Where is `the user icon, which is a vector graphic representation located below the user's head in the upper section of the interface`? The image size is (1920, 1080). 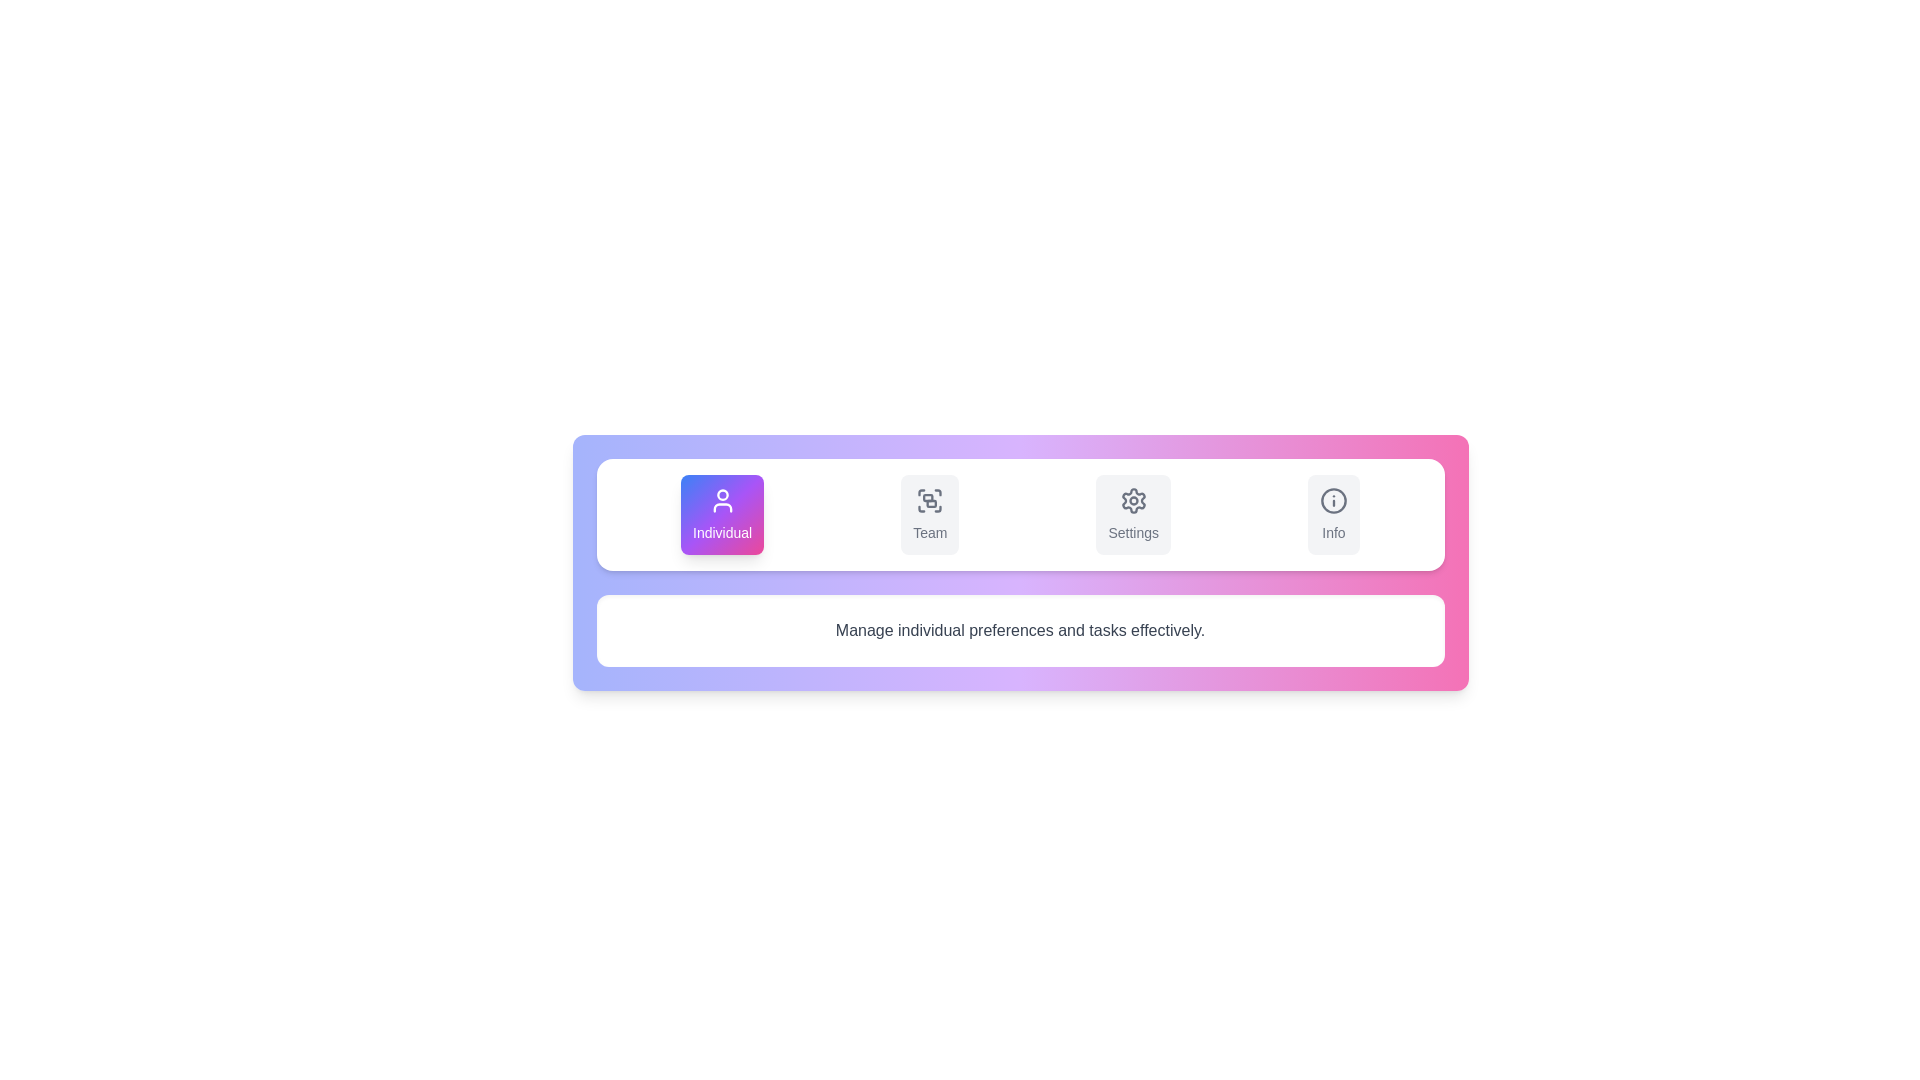 the user icon, which is a vector graphic representation located below the user's head in the upper section of the interface is located at coordinates (721, 507).